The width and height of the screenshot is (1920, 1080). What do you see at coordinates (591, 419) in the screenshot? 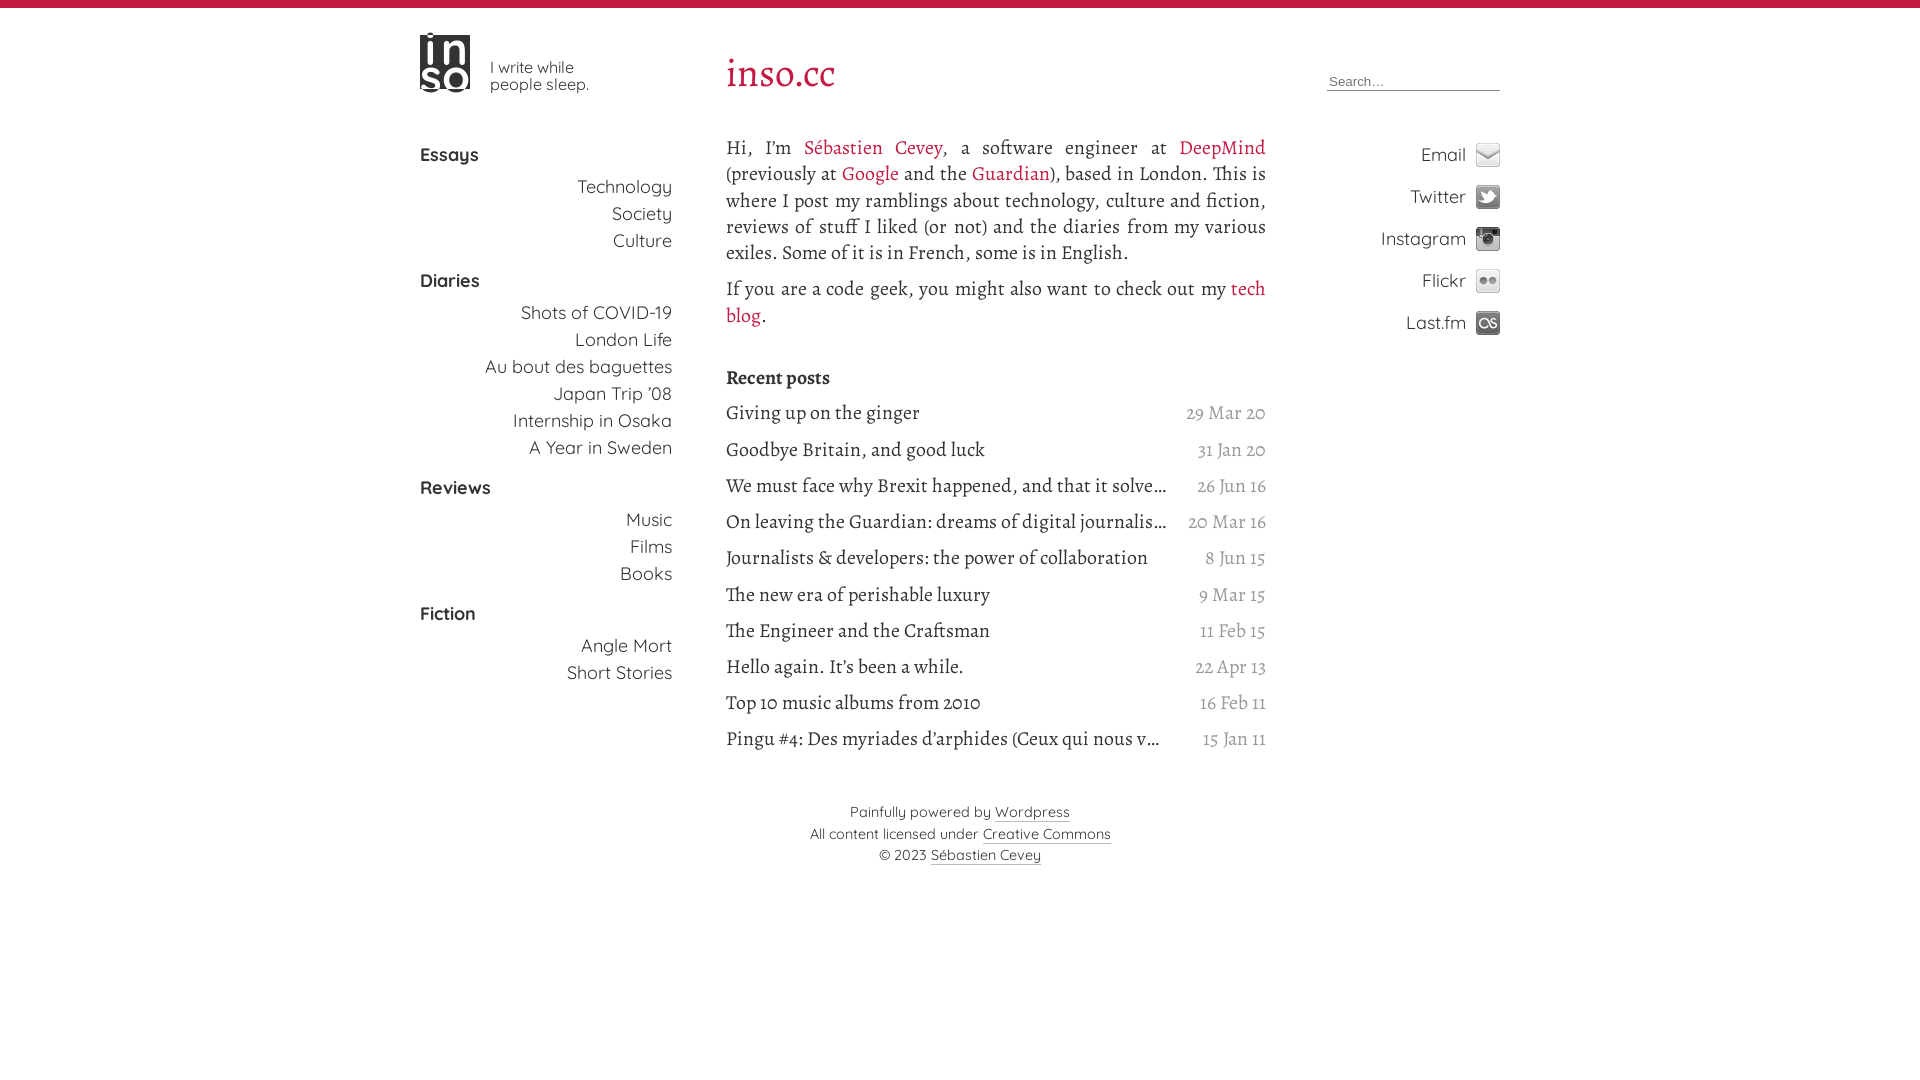
I see `'Internship in Osaka'` at bounding box center [591, 419].